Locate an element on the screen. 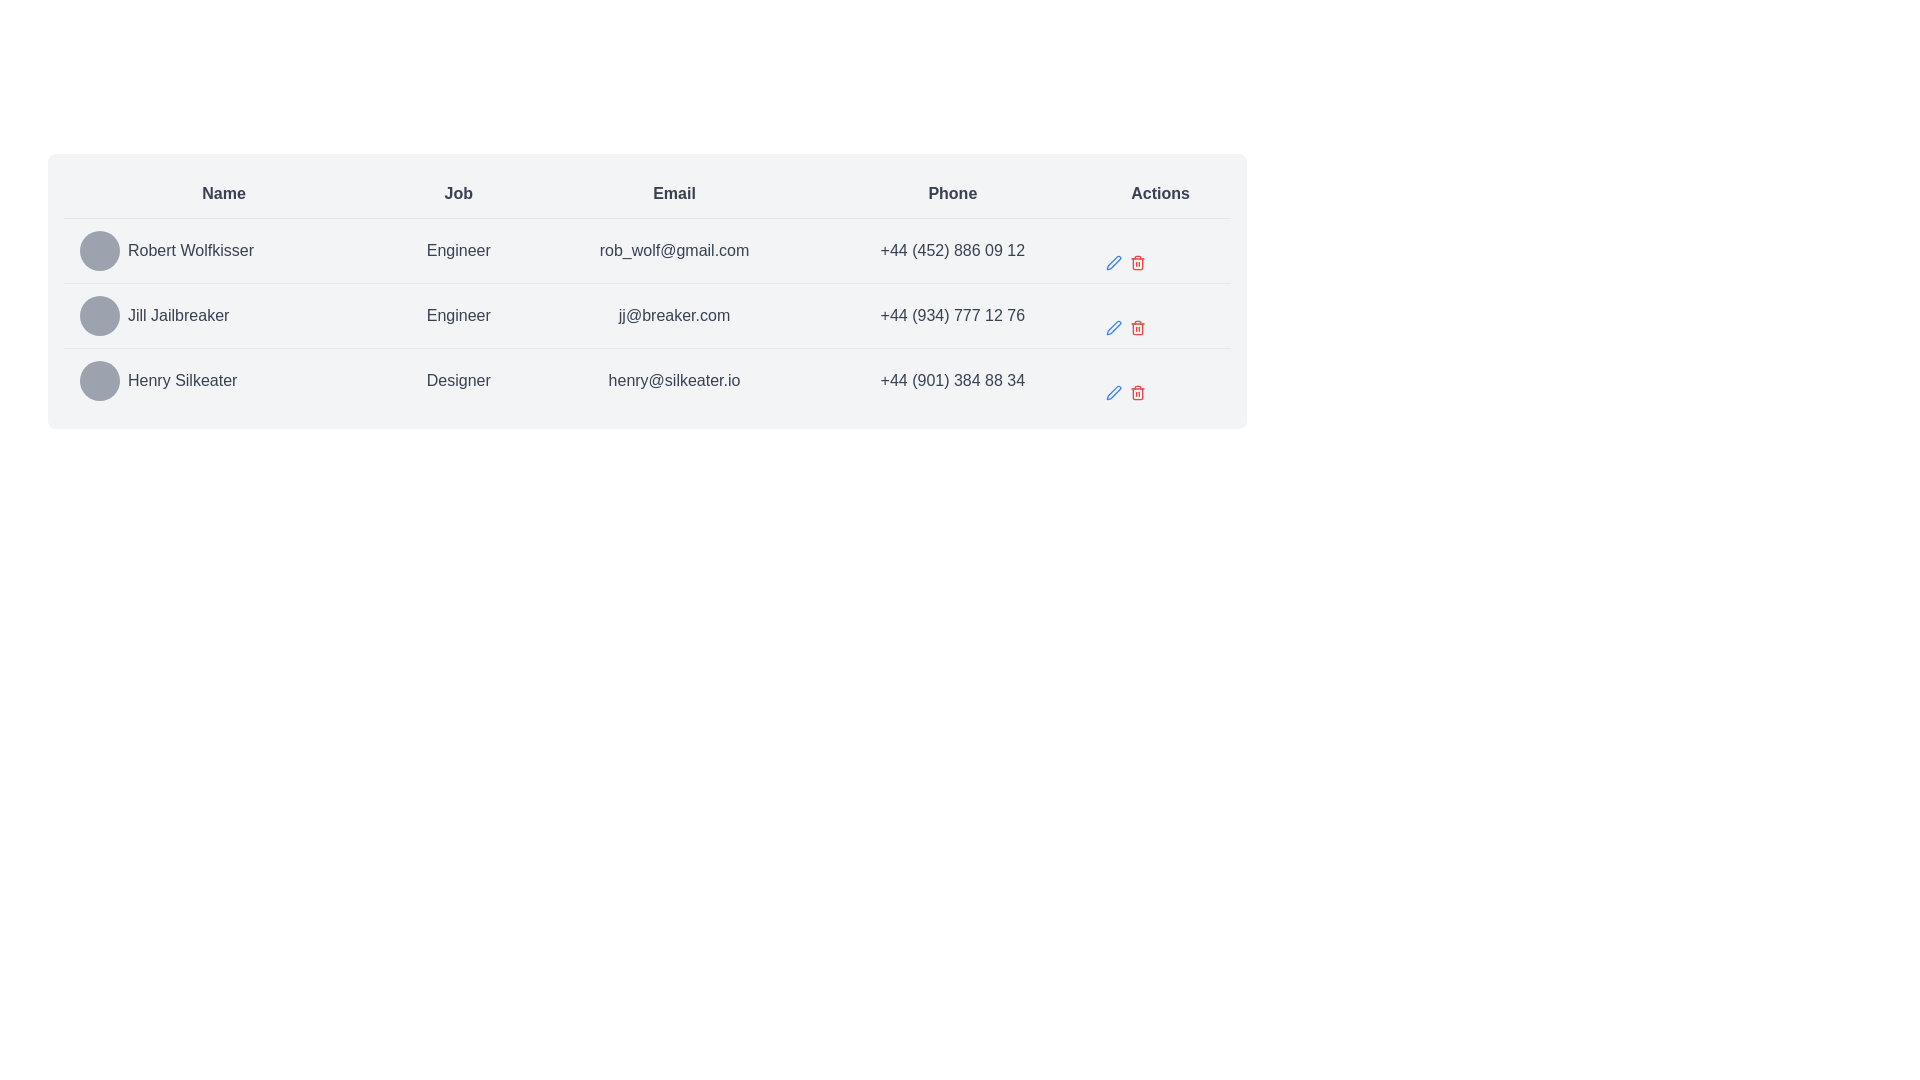 Image resolution: width=1920 pixels, height=1080 pixels. the data row displaying information for 'Henry Silkeater' is located at coordinates (647, 380).